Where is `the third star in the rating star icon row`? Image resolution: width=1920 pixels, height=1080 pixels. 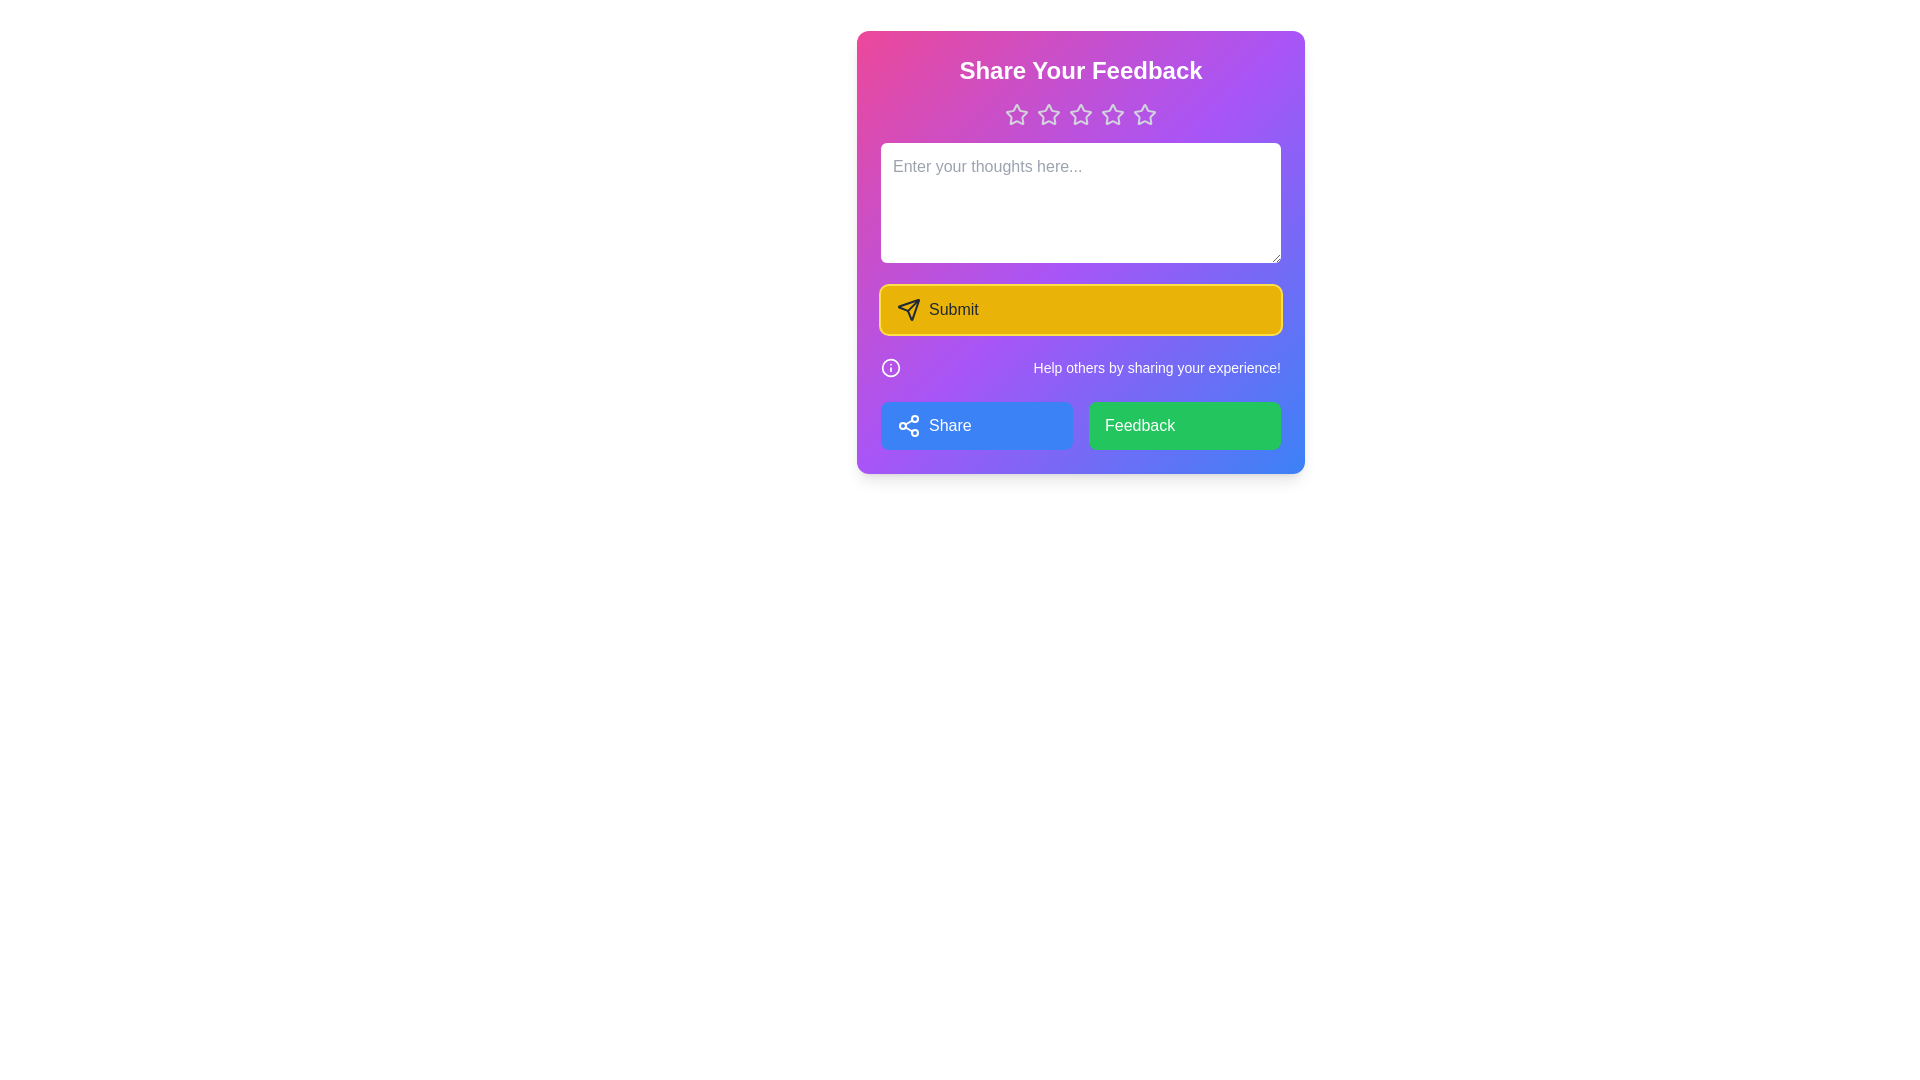 the third star in the rating star icon row is located at coordinates (1079, 114).